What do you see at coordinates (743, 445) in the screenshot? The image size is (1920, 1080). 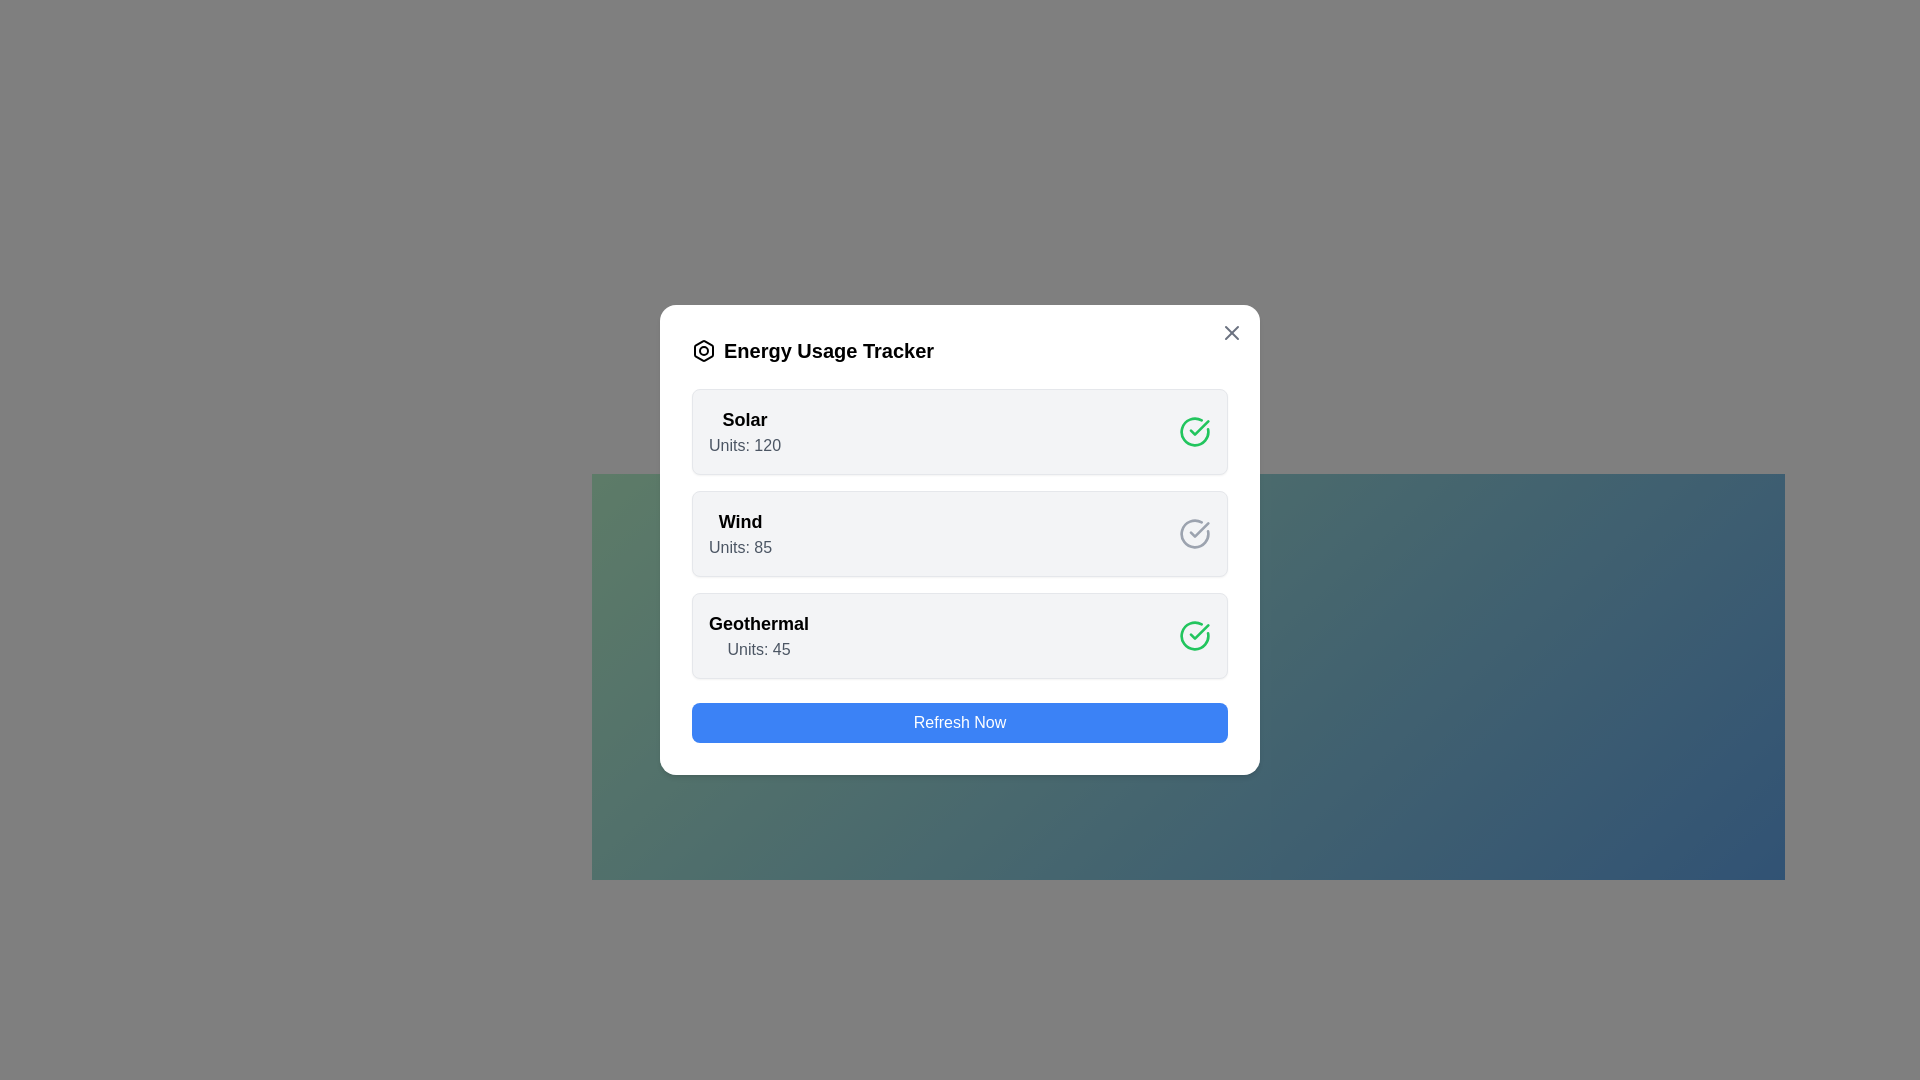 I see `the static text displaying 'Units: 120' which is located beneath the bolded text 'Solar'` at bounding box center [743, 445].